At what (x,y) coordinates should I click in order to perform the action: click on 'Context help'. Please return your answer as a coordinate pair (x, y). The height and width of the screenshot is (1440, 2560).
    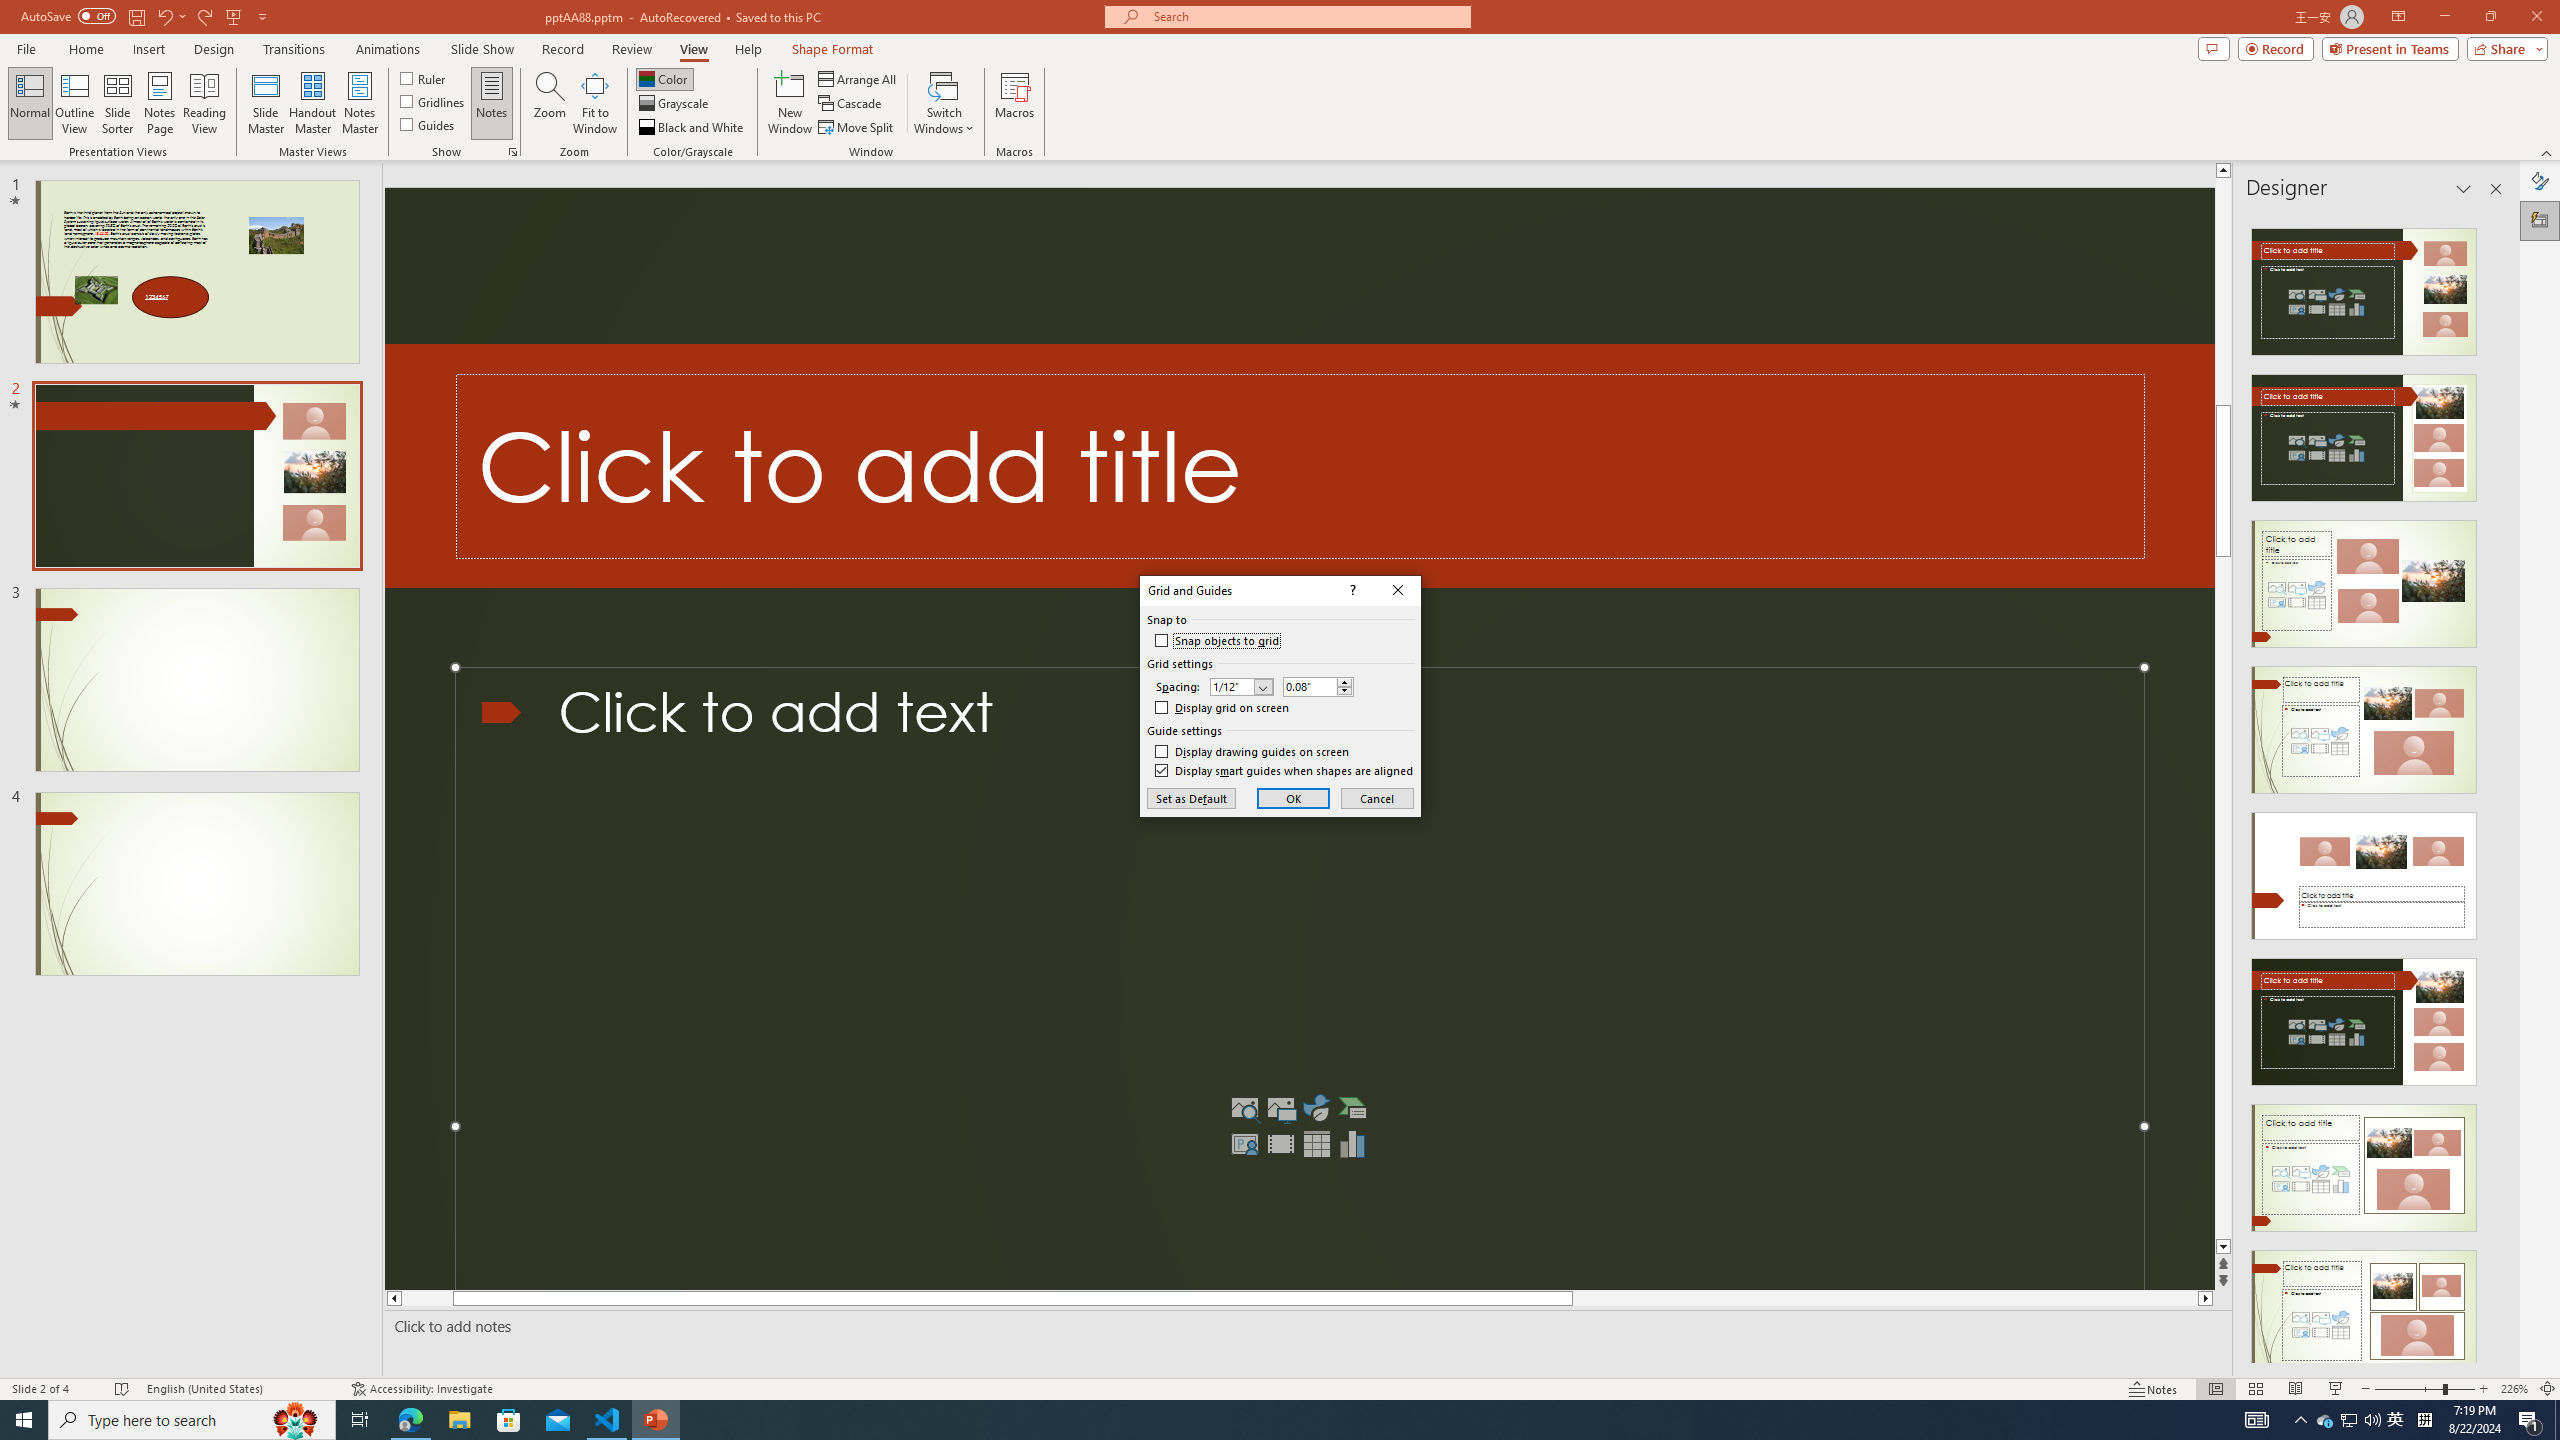
    Looking at the image, I should click on (1350, 590).